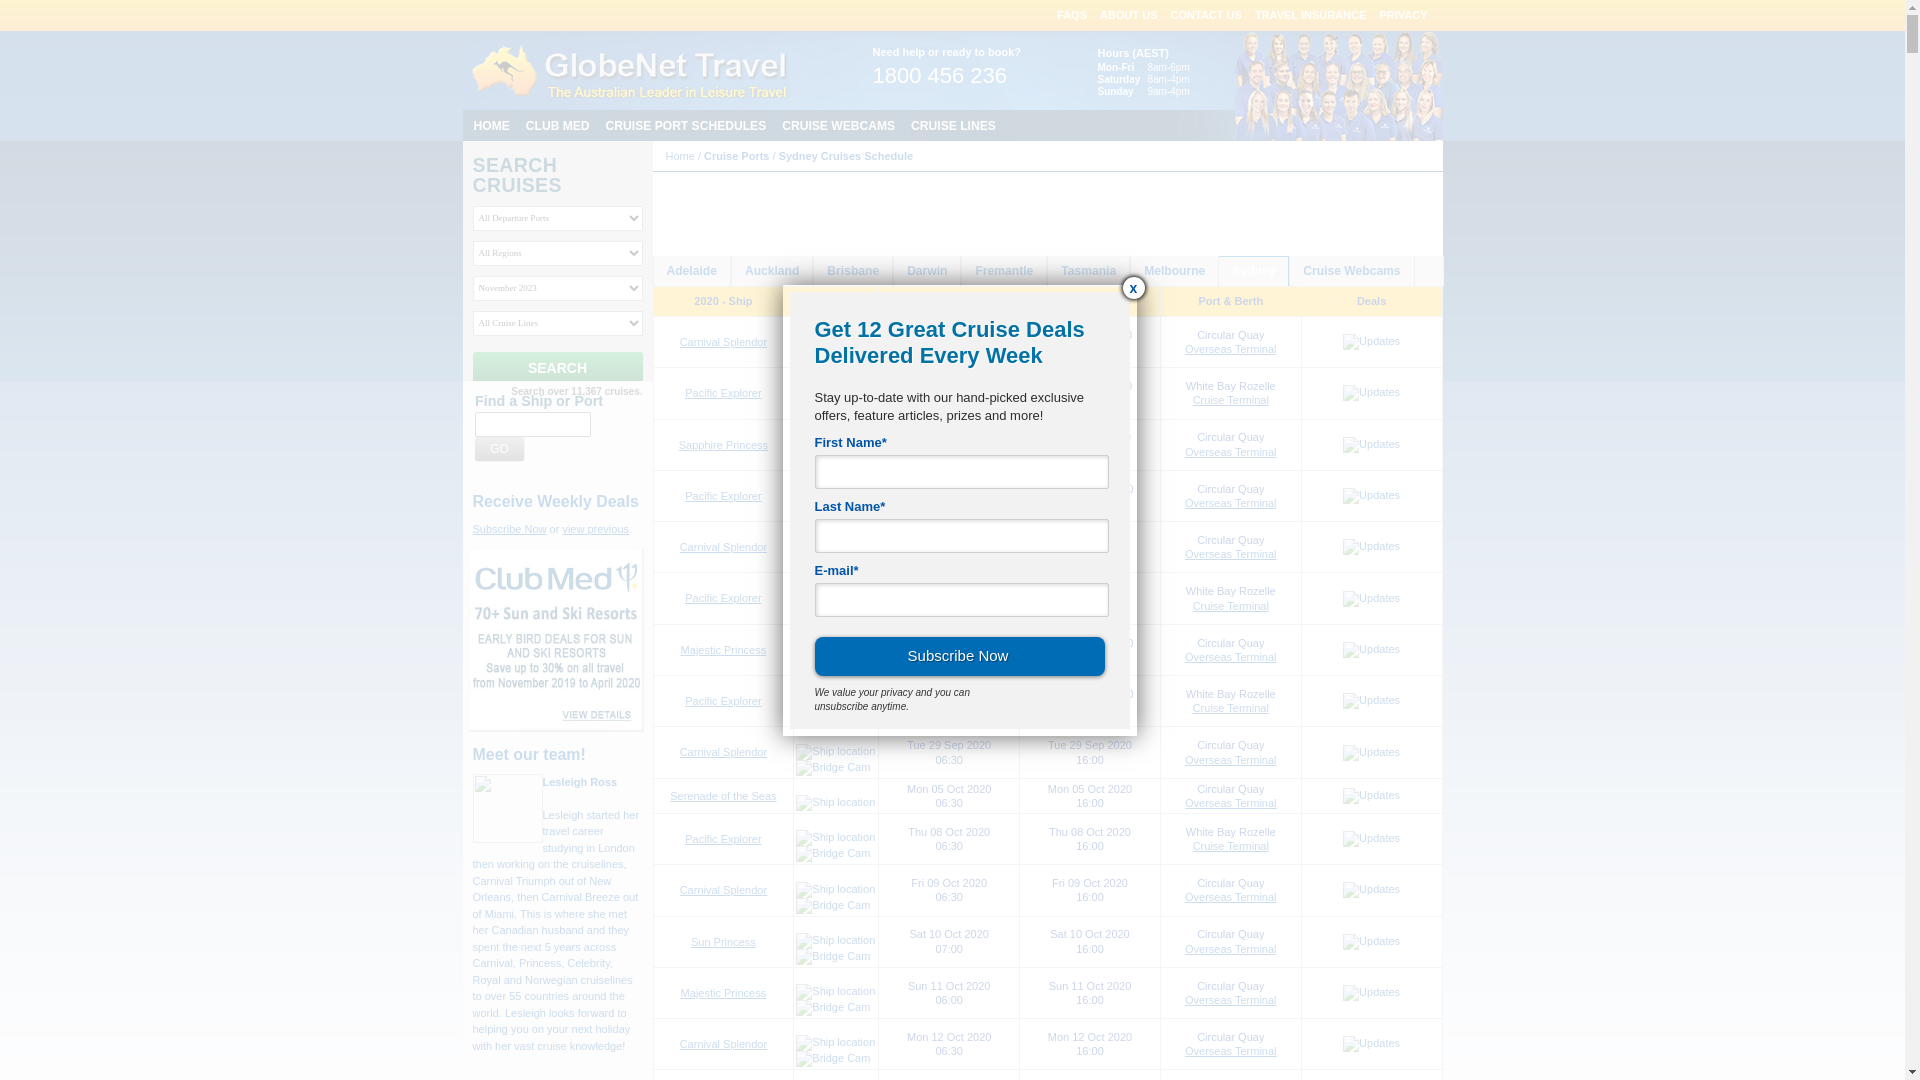 This screenshot has height=1080, width=1920. Describe the element at coordinates (723, 650) in the screenshot. I see `'Majestic Princess'` at that location.